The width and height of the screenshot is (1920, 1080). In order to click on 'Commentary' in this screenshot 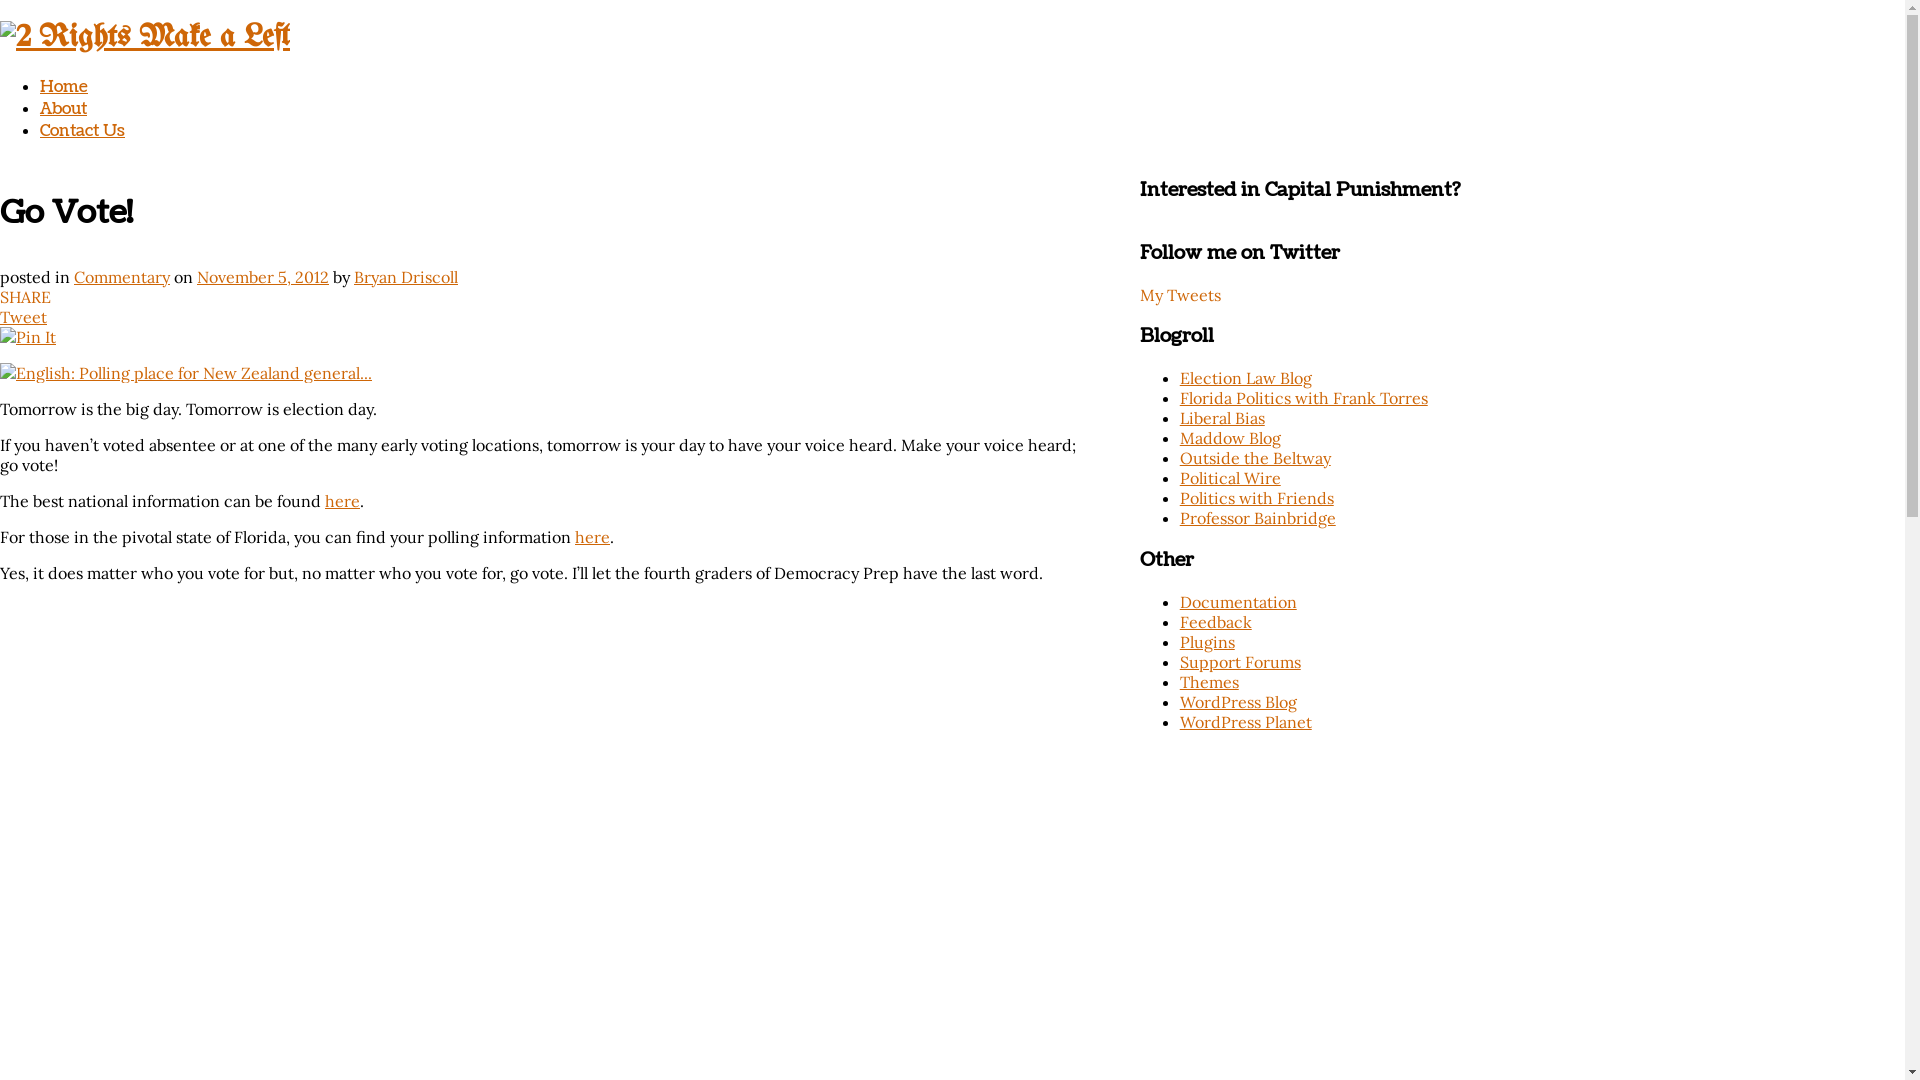, I will do `click(73, 277)`.